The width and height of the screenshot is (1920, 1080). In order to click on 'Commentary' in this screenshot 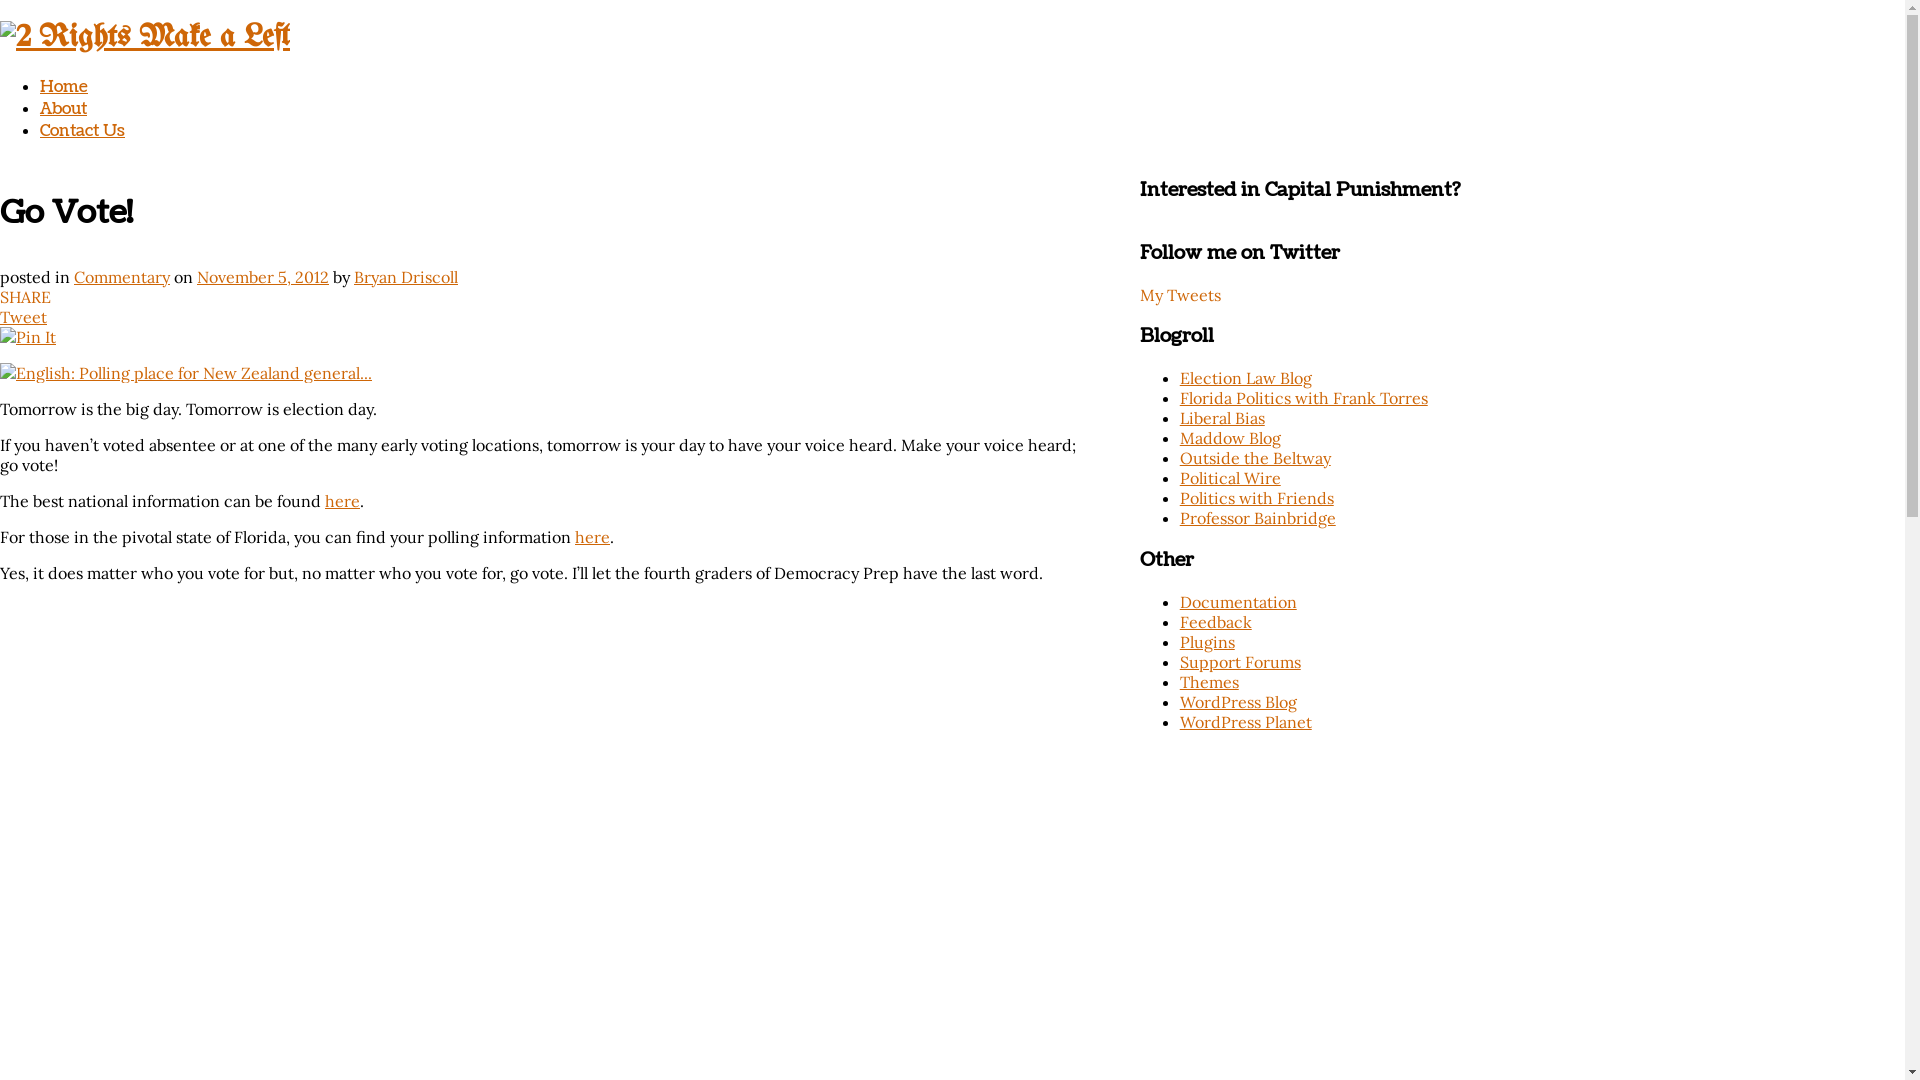, I will do `click(73, 277)`.